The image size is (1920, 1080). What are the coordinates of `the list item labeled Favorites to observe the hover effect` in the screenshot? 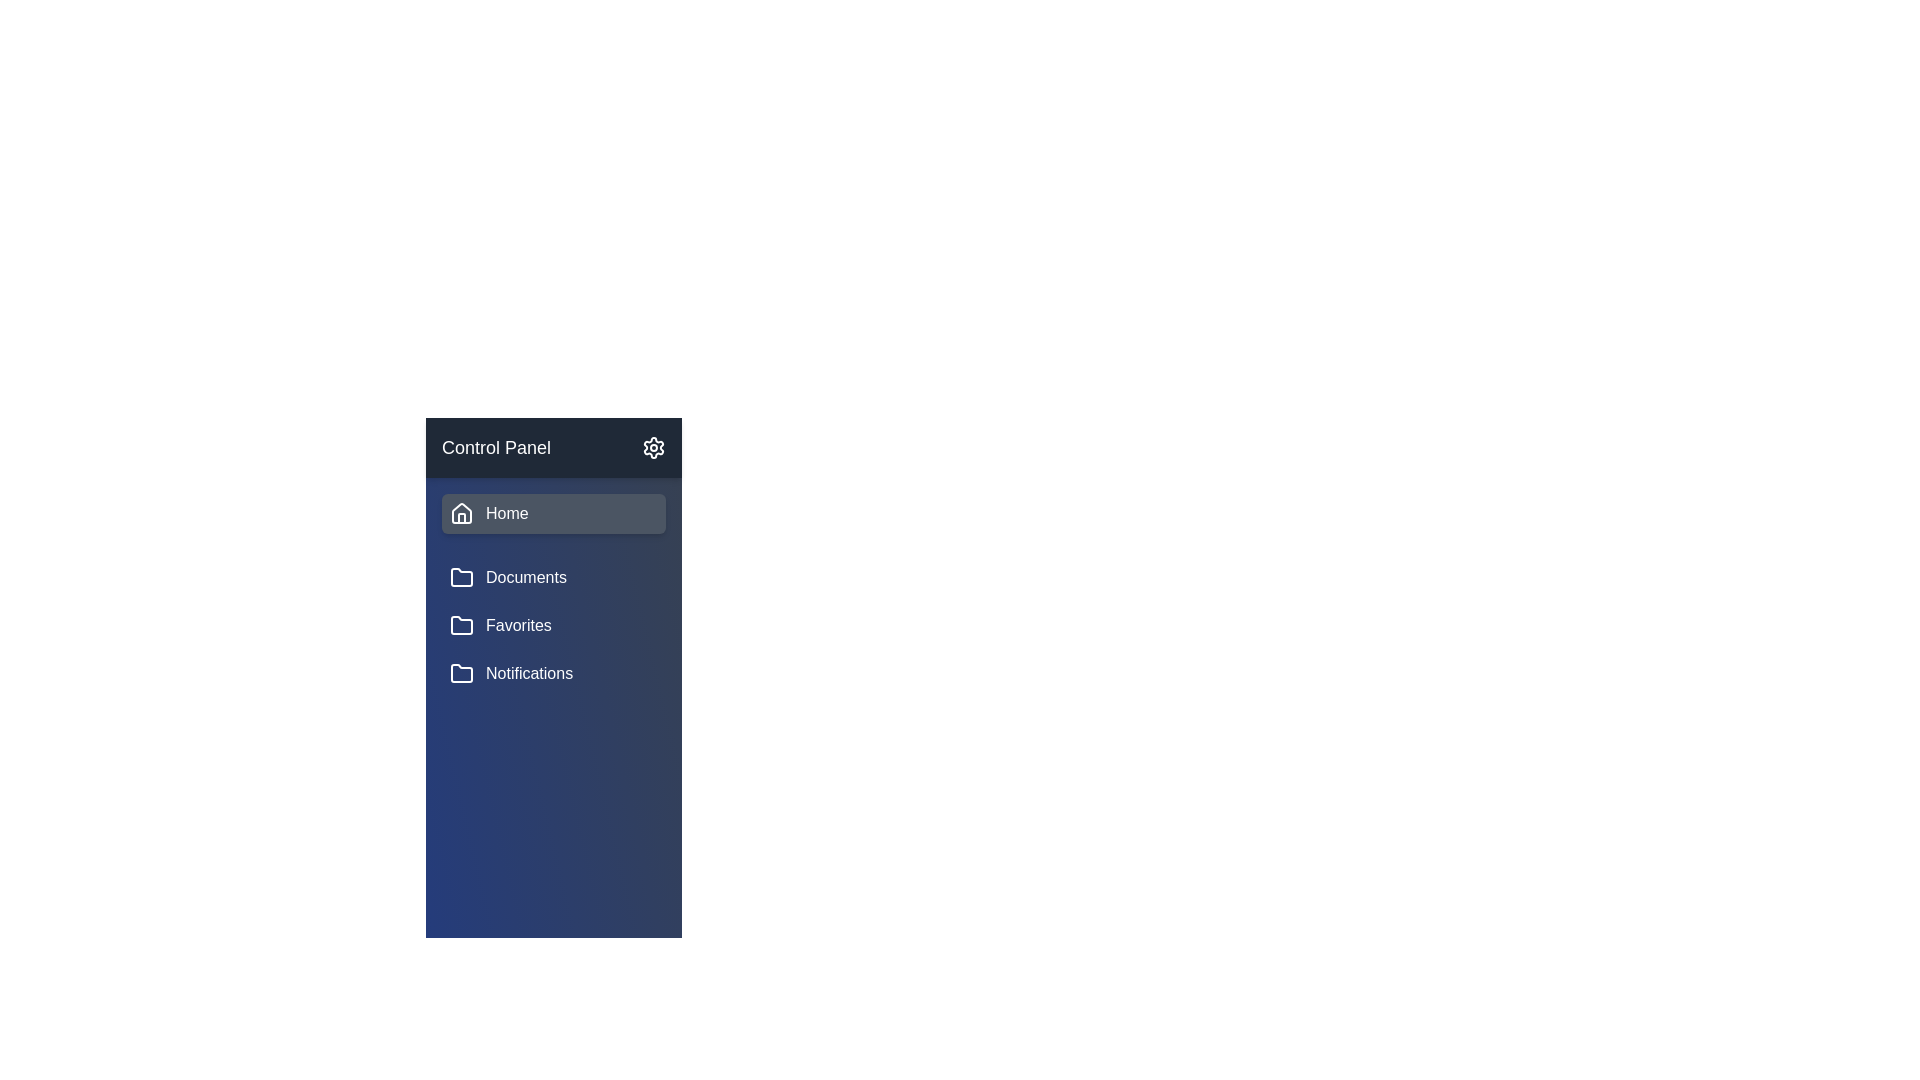 It's located at (553, 624).